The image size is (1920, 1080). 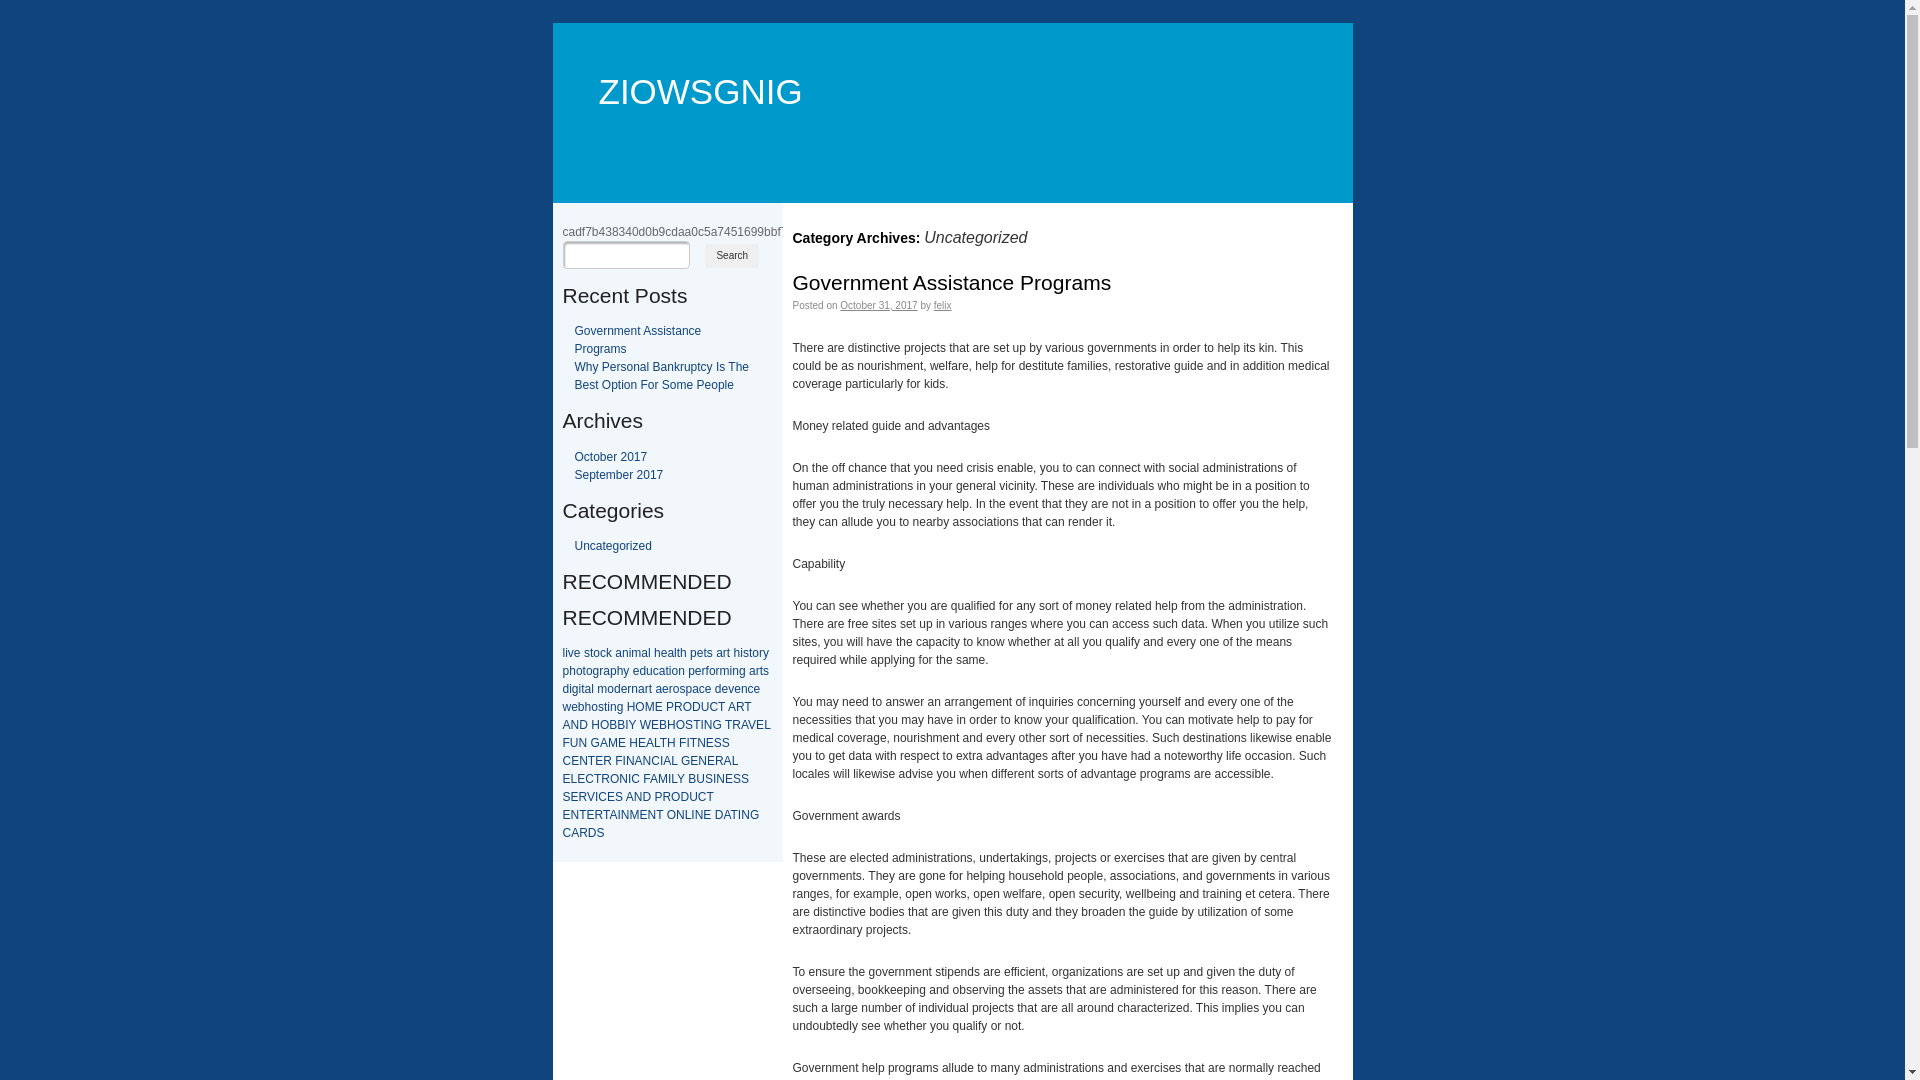 I want to click on 'T', so click(x=727, y=725).